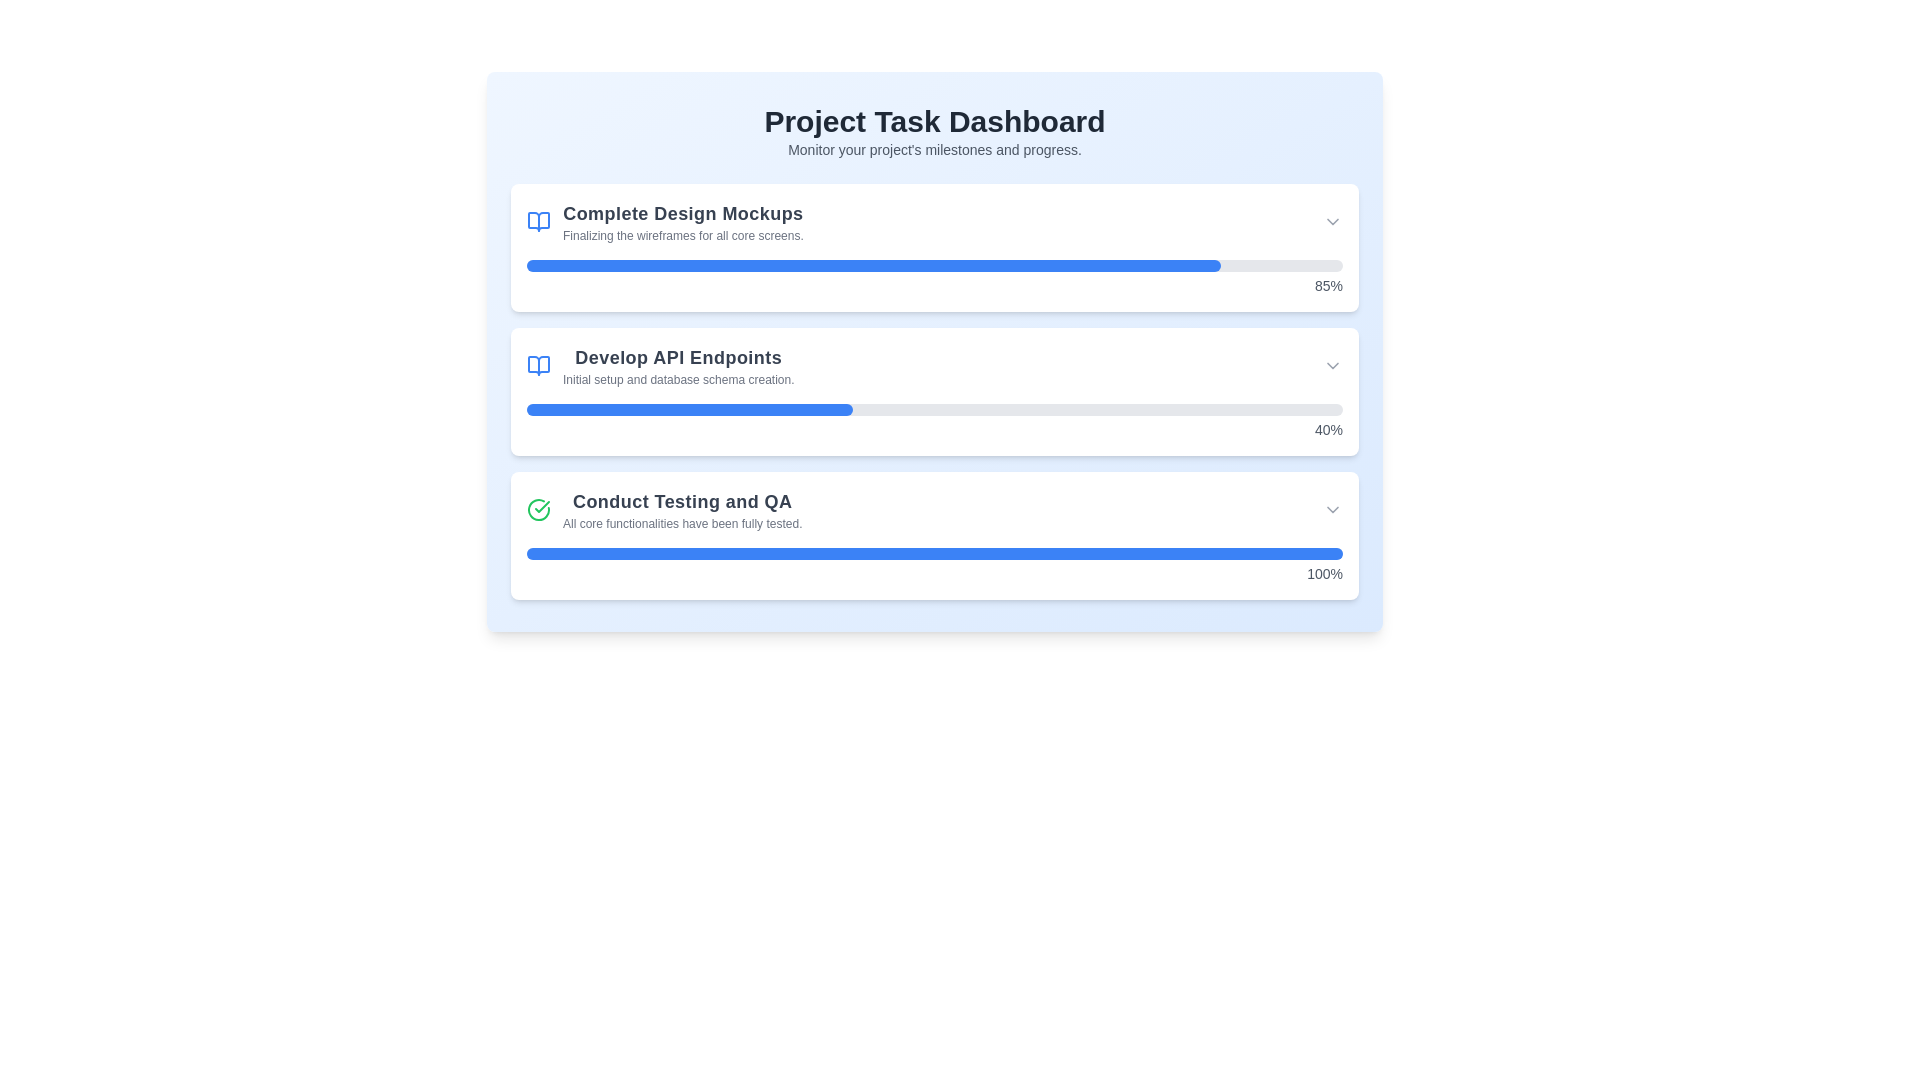 This screenshot has height=1080, width=1920. What do you see at coordinates (538, 366) in the screenshot?
I see `the decorative icon representing the 'Complete Design Mockups' task in the project task dashboard, located to the left of the corresponding text` at bounding box center [538, 366].